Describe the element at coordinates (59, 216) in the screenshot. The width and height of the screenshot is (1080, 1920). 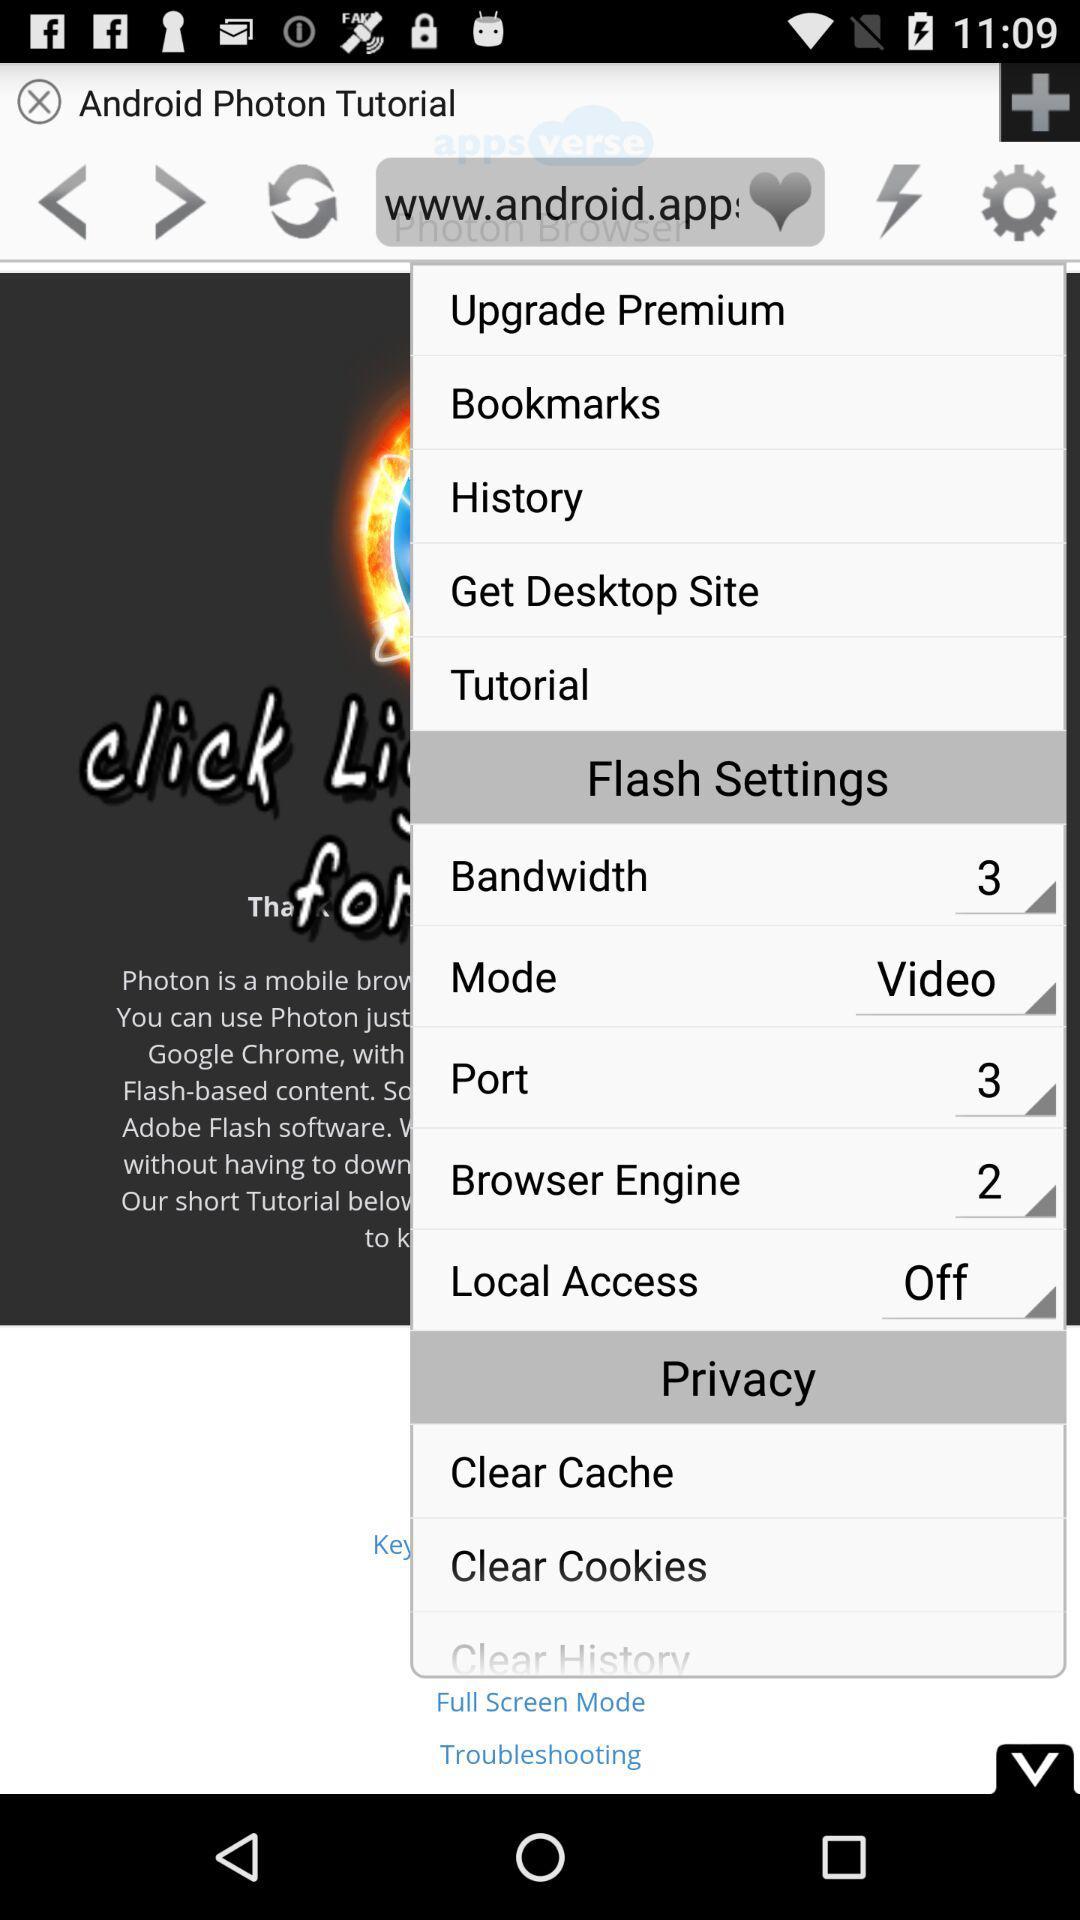
I see `the arrow_backward icon` at that location.